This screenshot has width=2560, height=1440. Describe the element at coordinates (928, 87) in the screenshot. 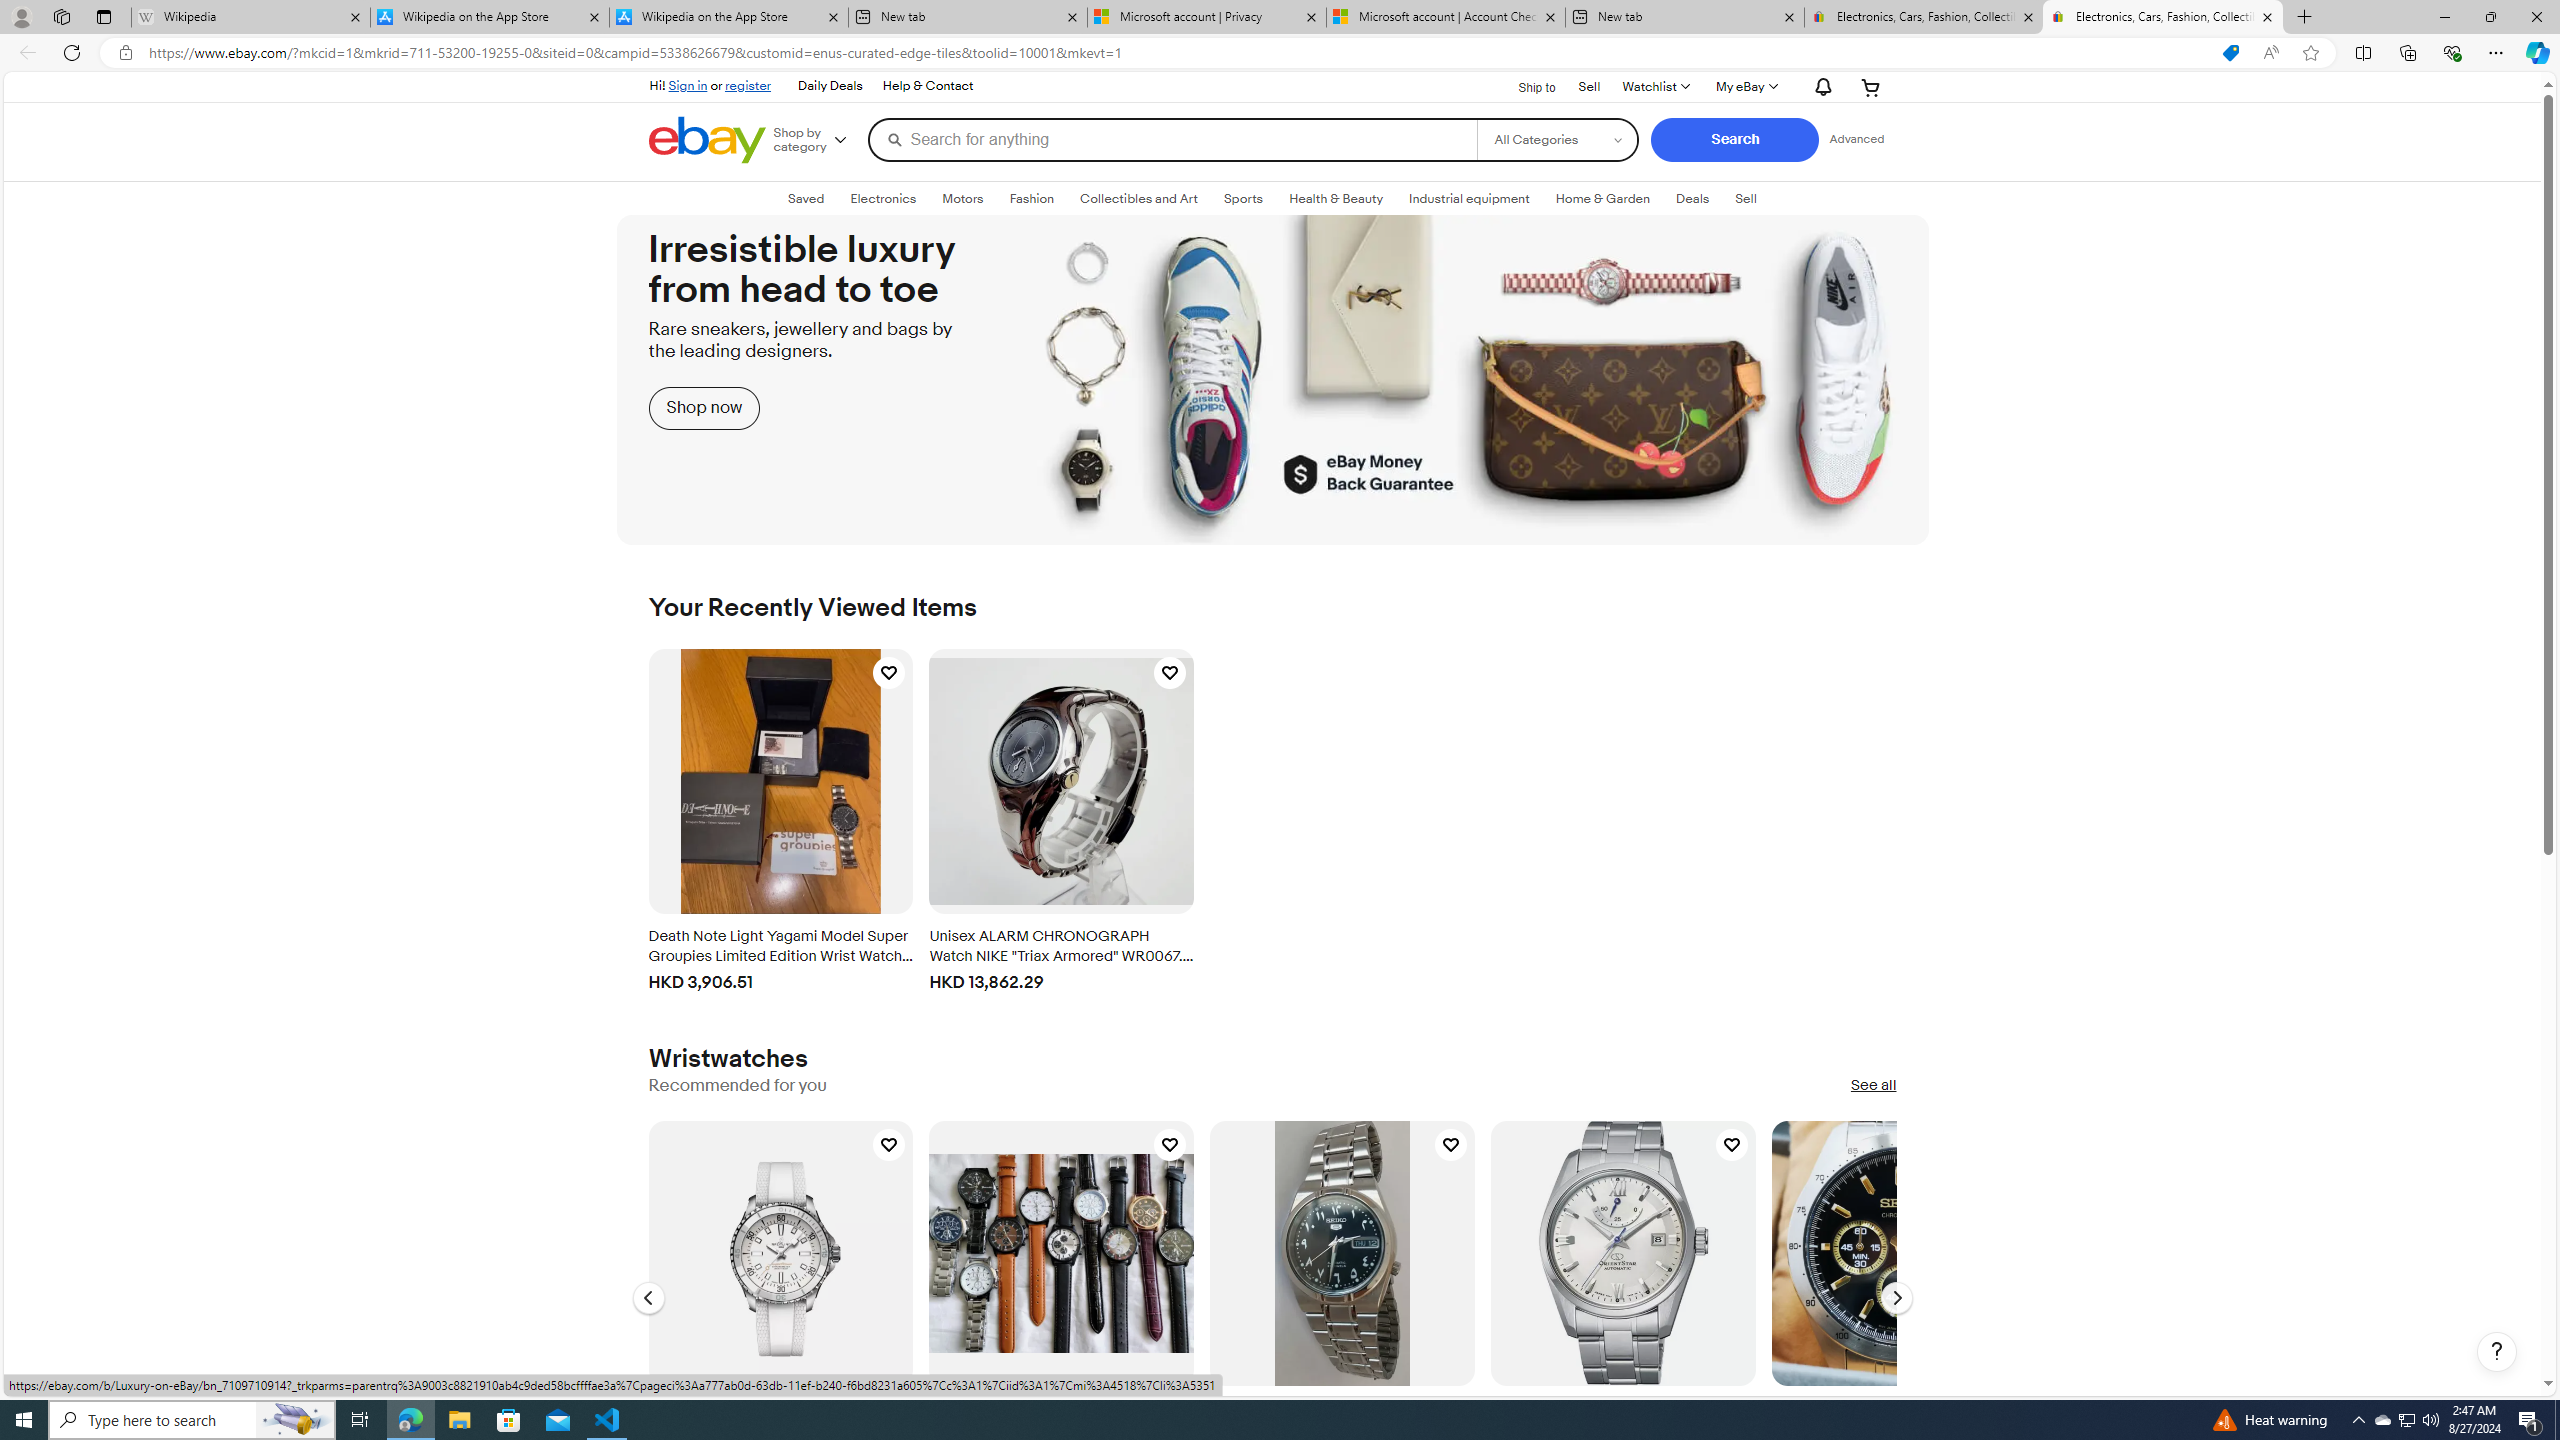

I see `'Help & Contact'` at that location.